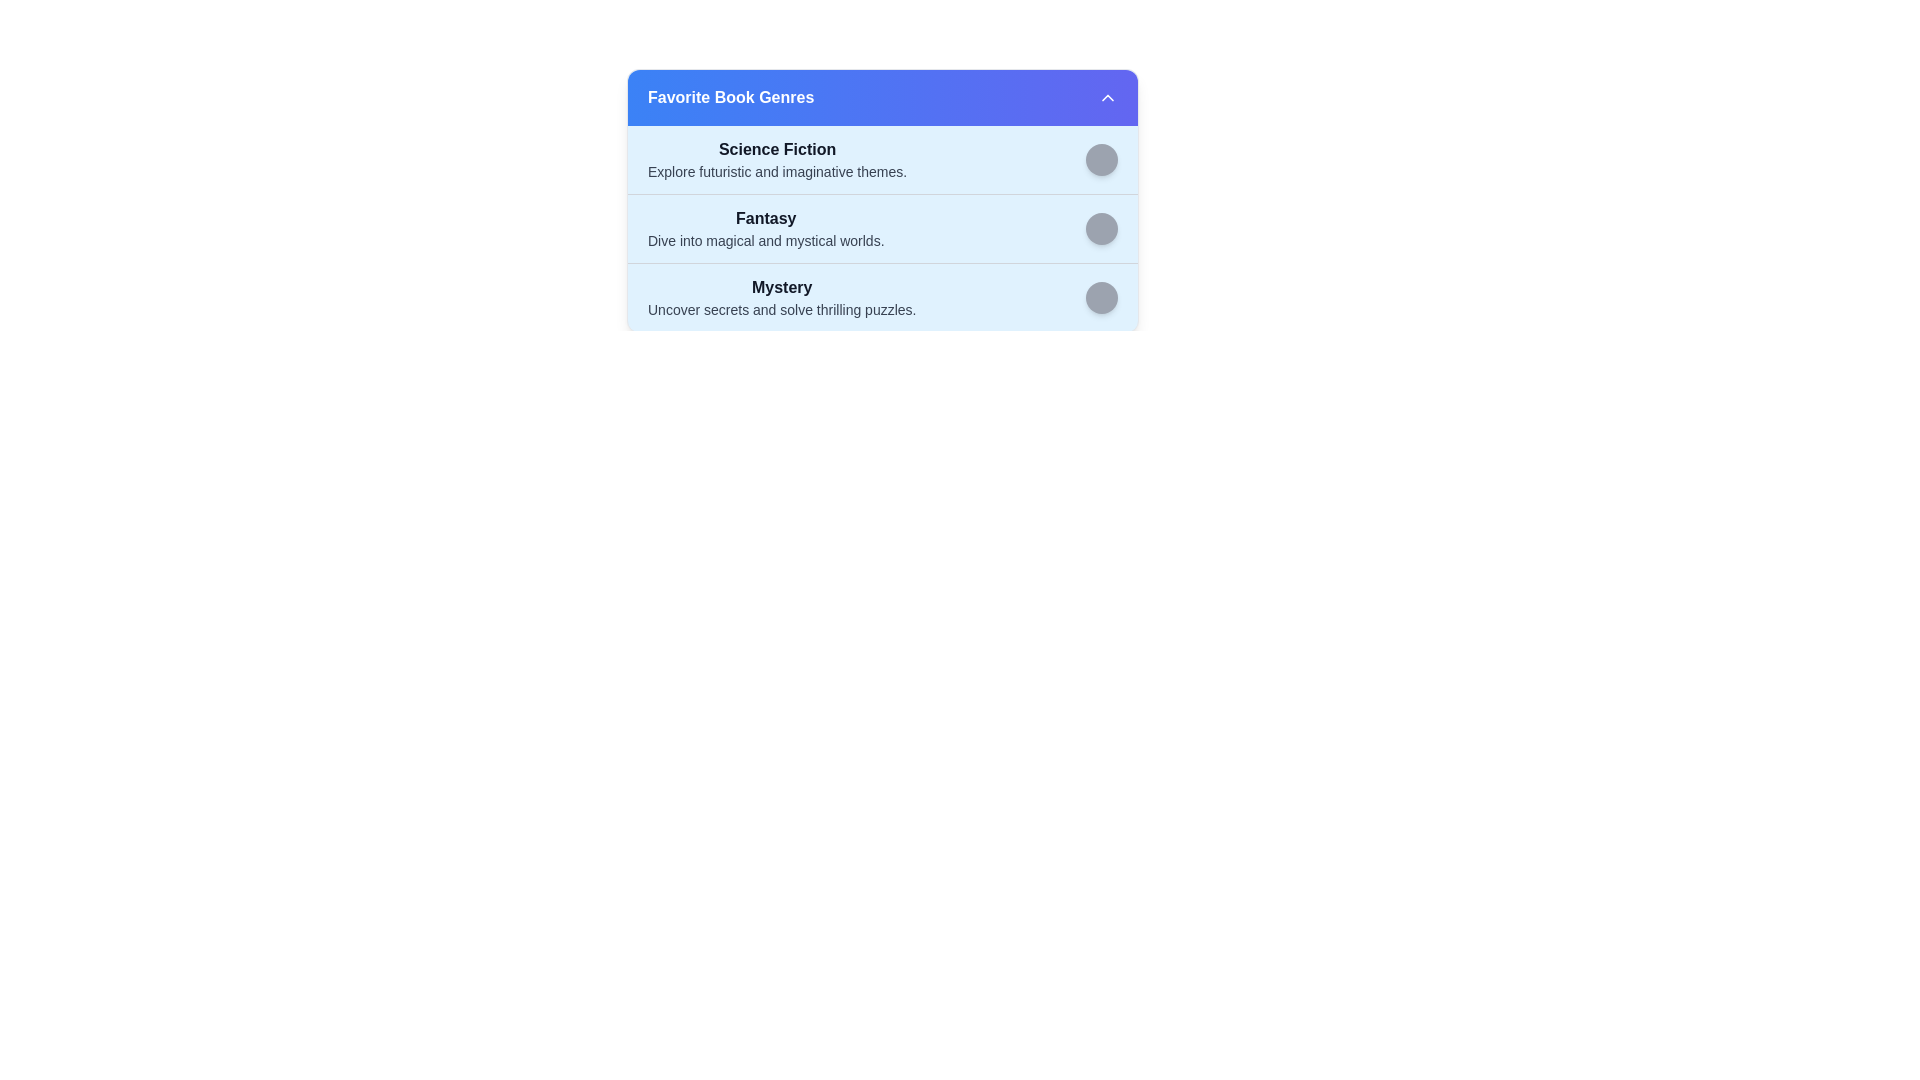 This screenshot has width=1920, height=1080. Describe the element at coordinates (765, 239) in the screenshot. I see `descriptive text 'Dive into magical and mystical worlds.' located below the 'Fantasy' title within the card-like structure` at that location.